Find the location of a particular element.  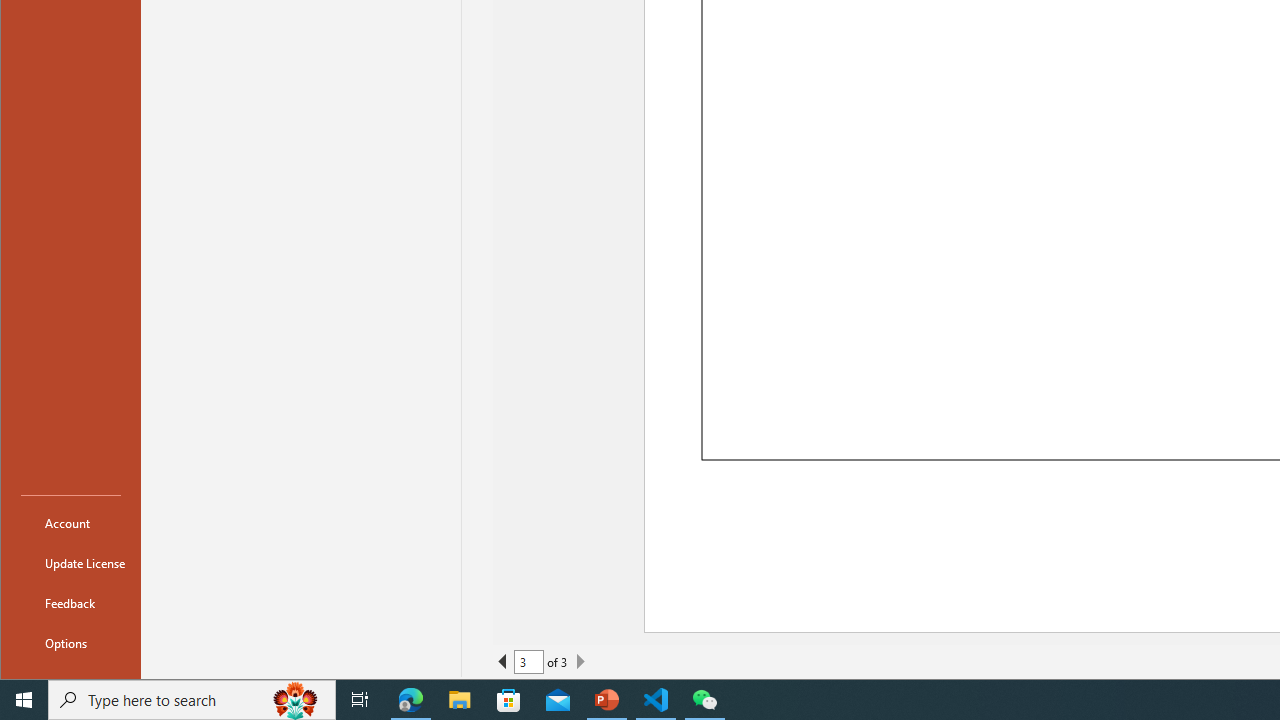

'Search highlights icon opens search home window' is located at coordinates (294, 698).